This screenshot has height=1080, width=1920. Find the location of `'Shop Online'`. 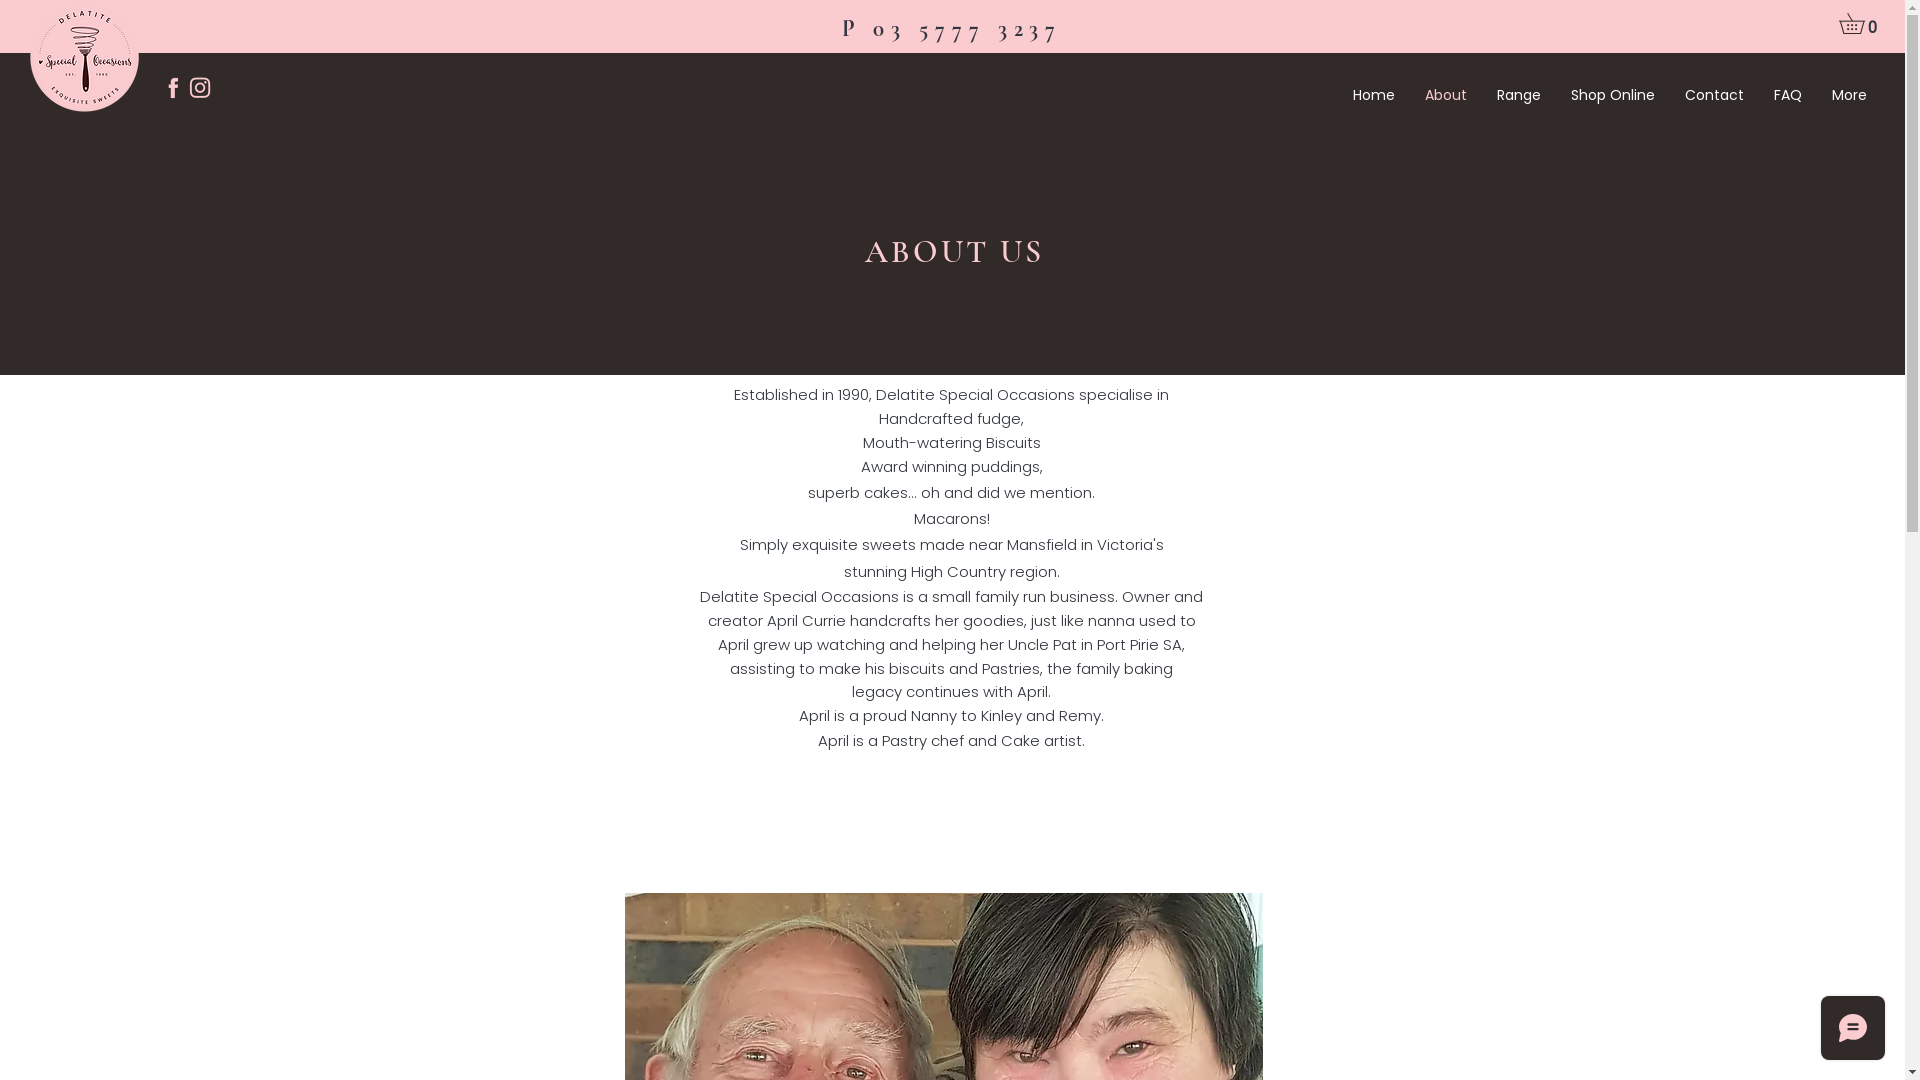

'Shop Online' is located at coordinates (1612, 95).